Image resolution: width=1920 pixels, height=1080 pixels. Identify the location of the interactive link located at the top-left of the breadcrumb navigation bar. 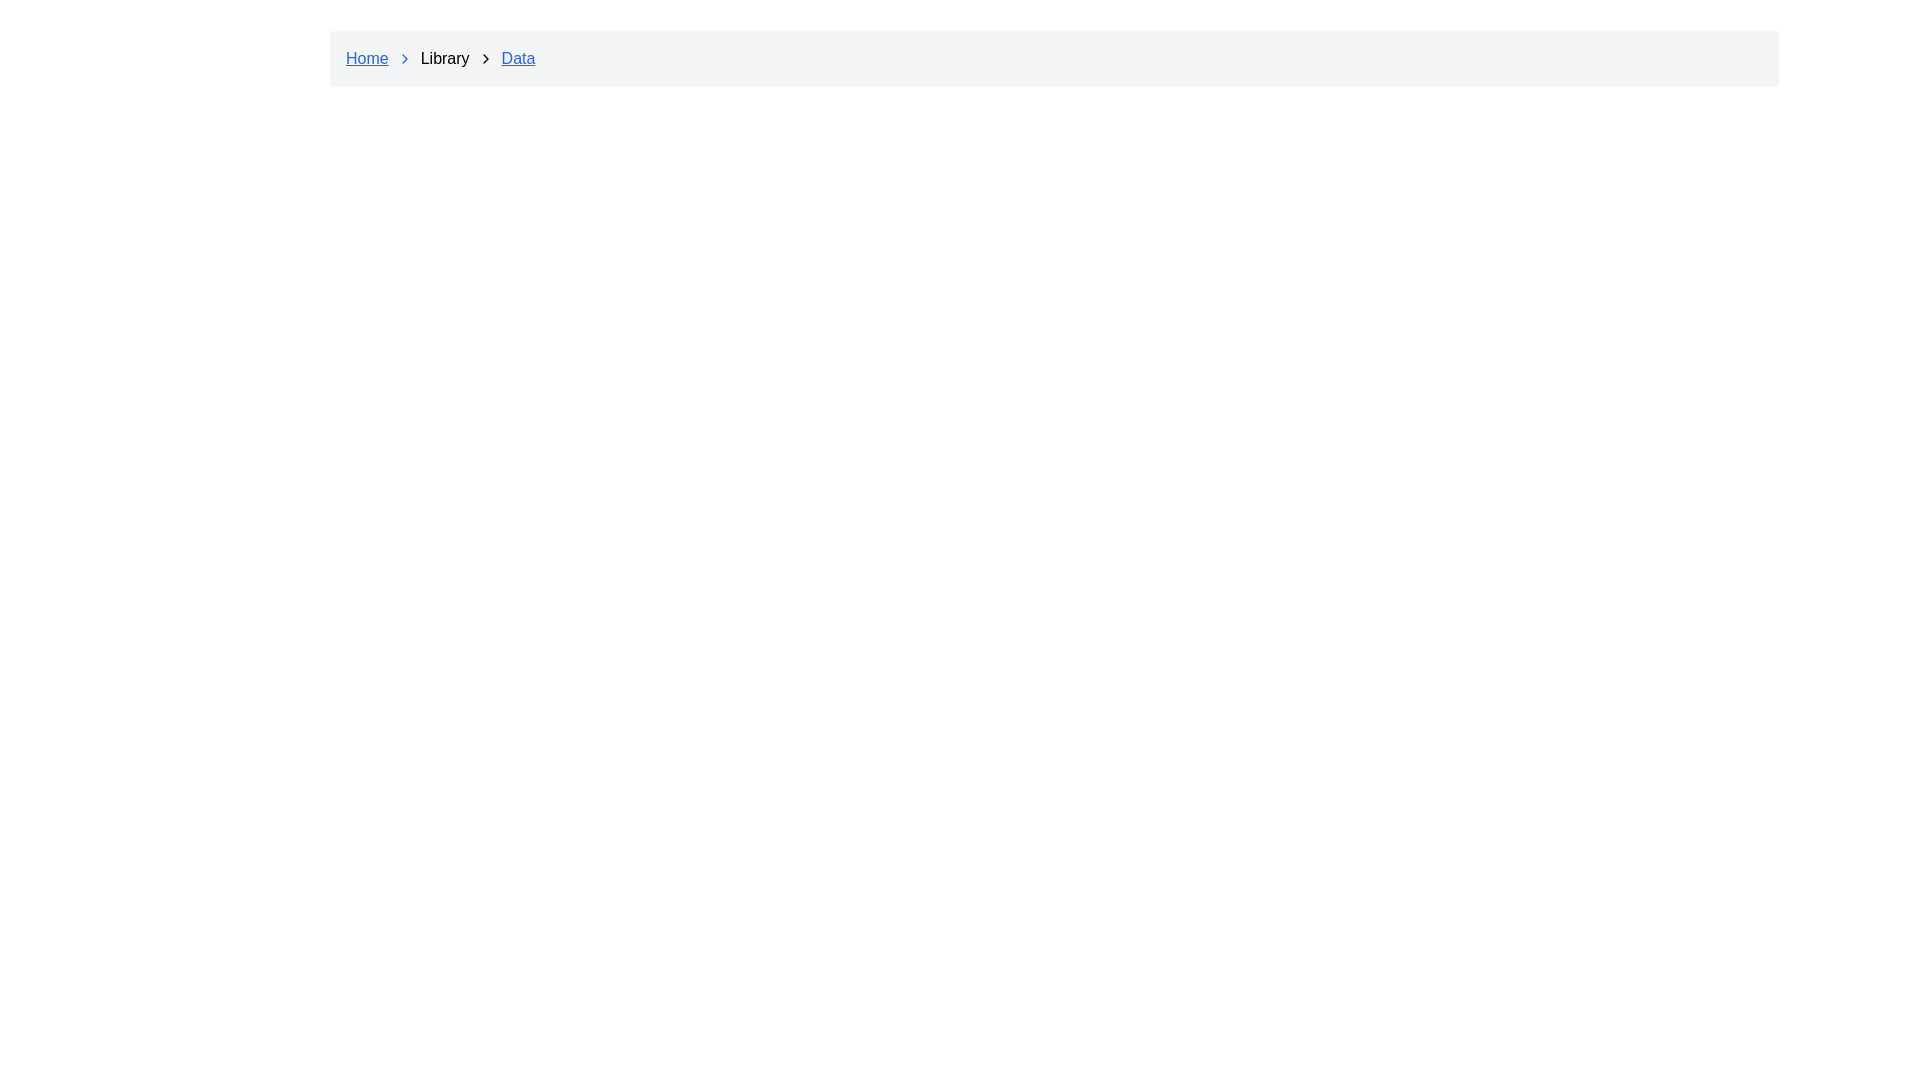
(379, 57).